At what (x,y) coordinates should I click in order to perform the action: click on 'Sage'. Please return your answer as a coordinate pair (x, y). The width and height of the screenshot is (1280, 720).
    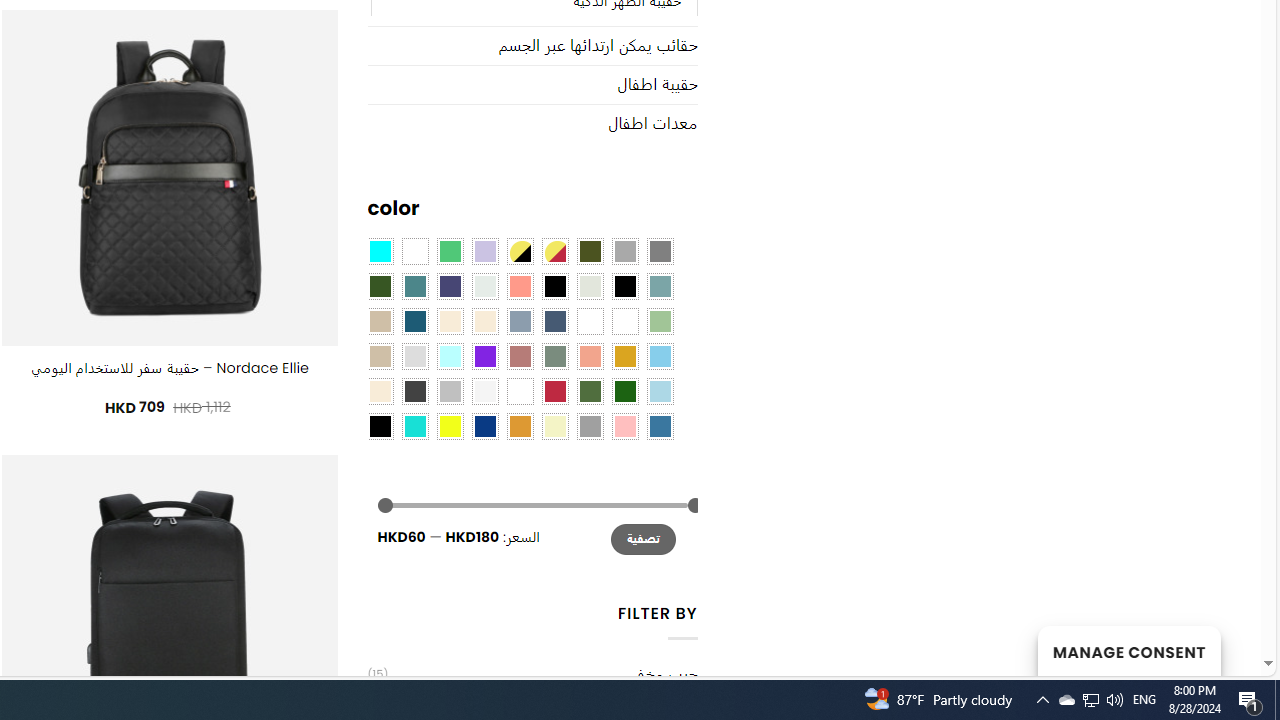
    Looking at the image, I should click on (554, 354).